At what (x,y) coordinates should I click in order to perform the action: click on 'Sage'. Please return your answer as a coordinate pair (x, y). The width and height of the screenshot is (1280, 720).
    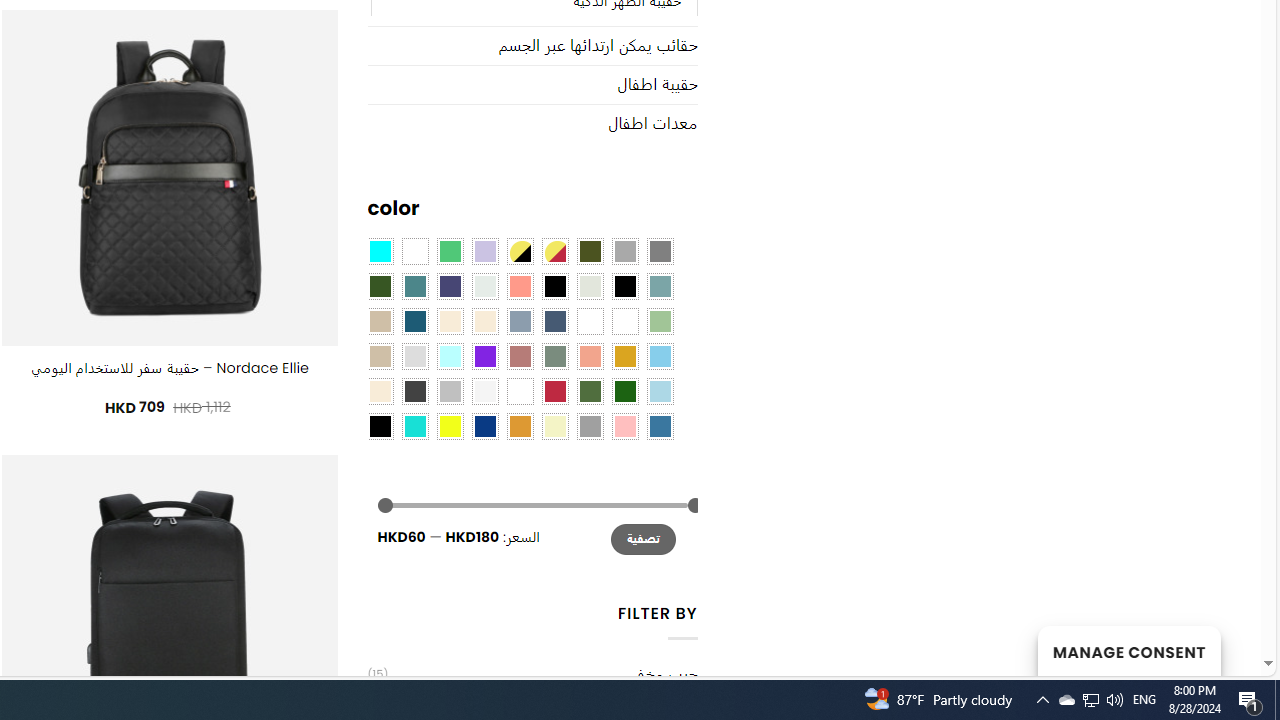
    Looking at the image, I should click on (554, 354).